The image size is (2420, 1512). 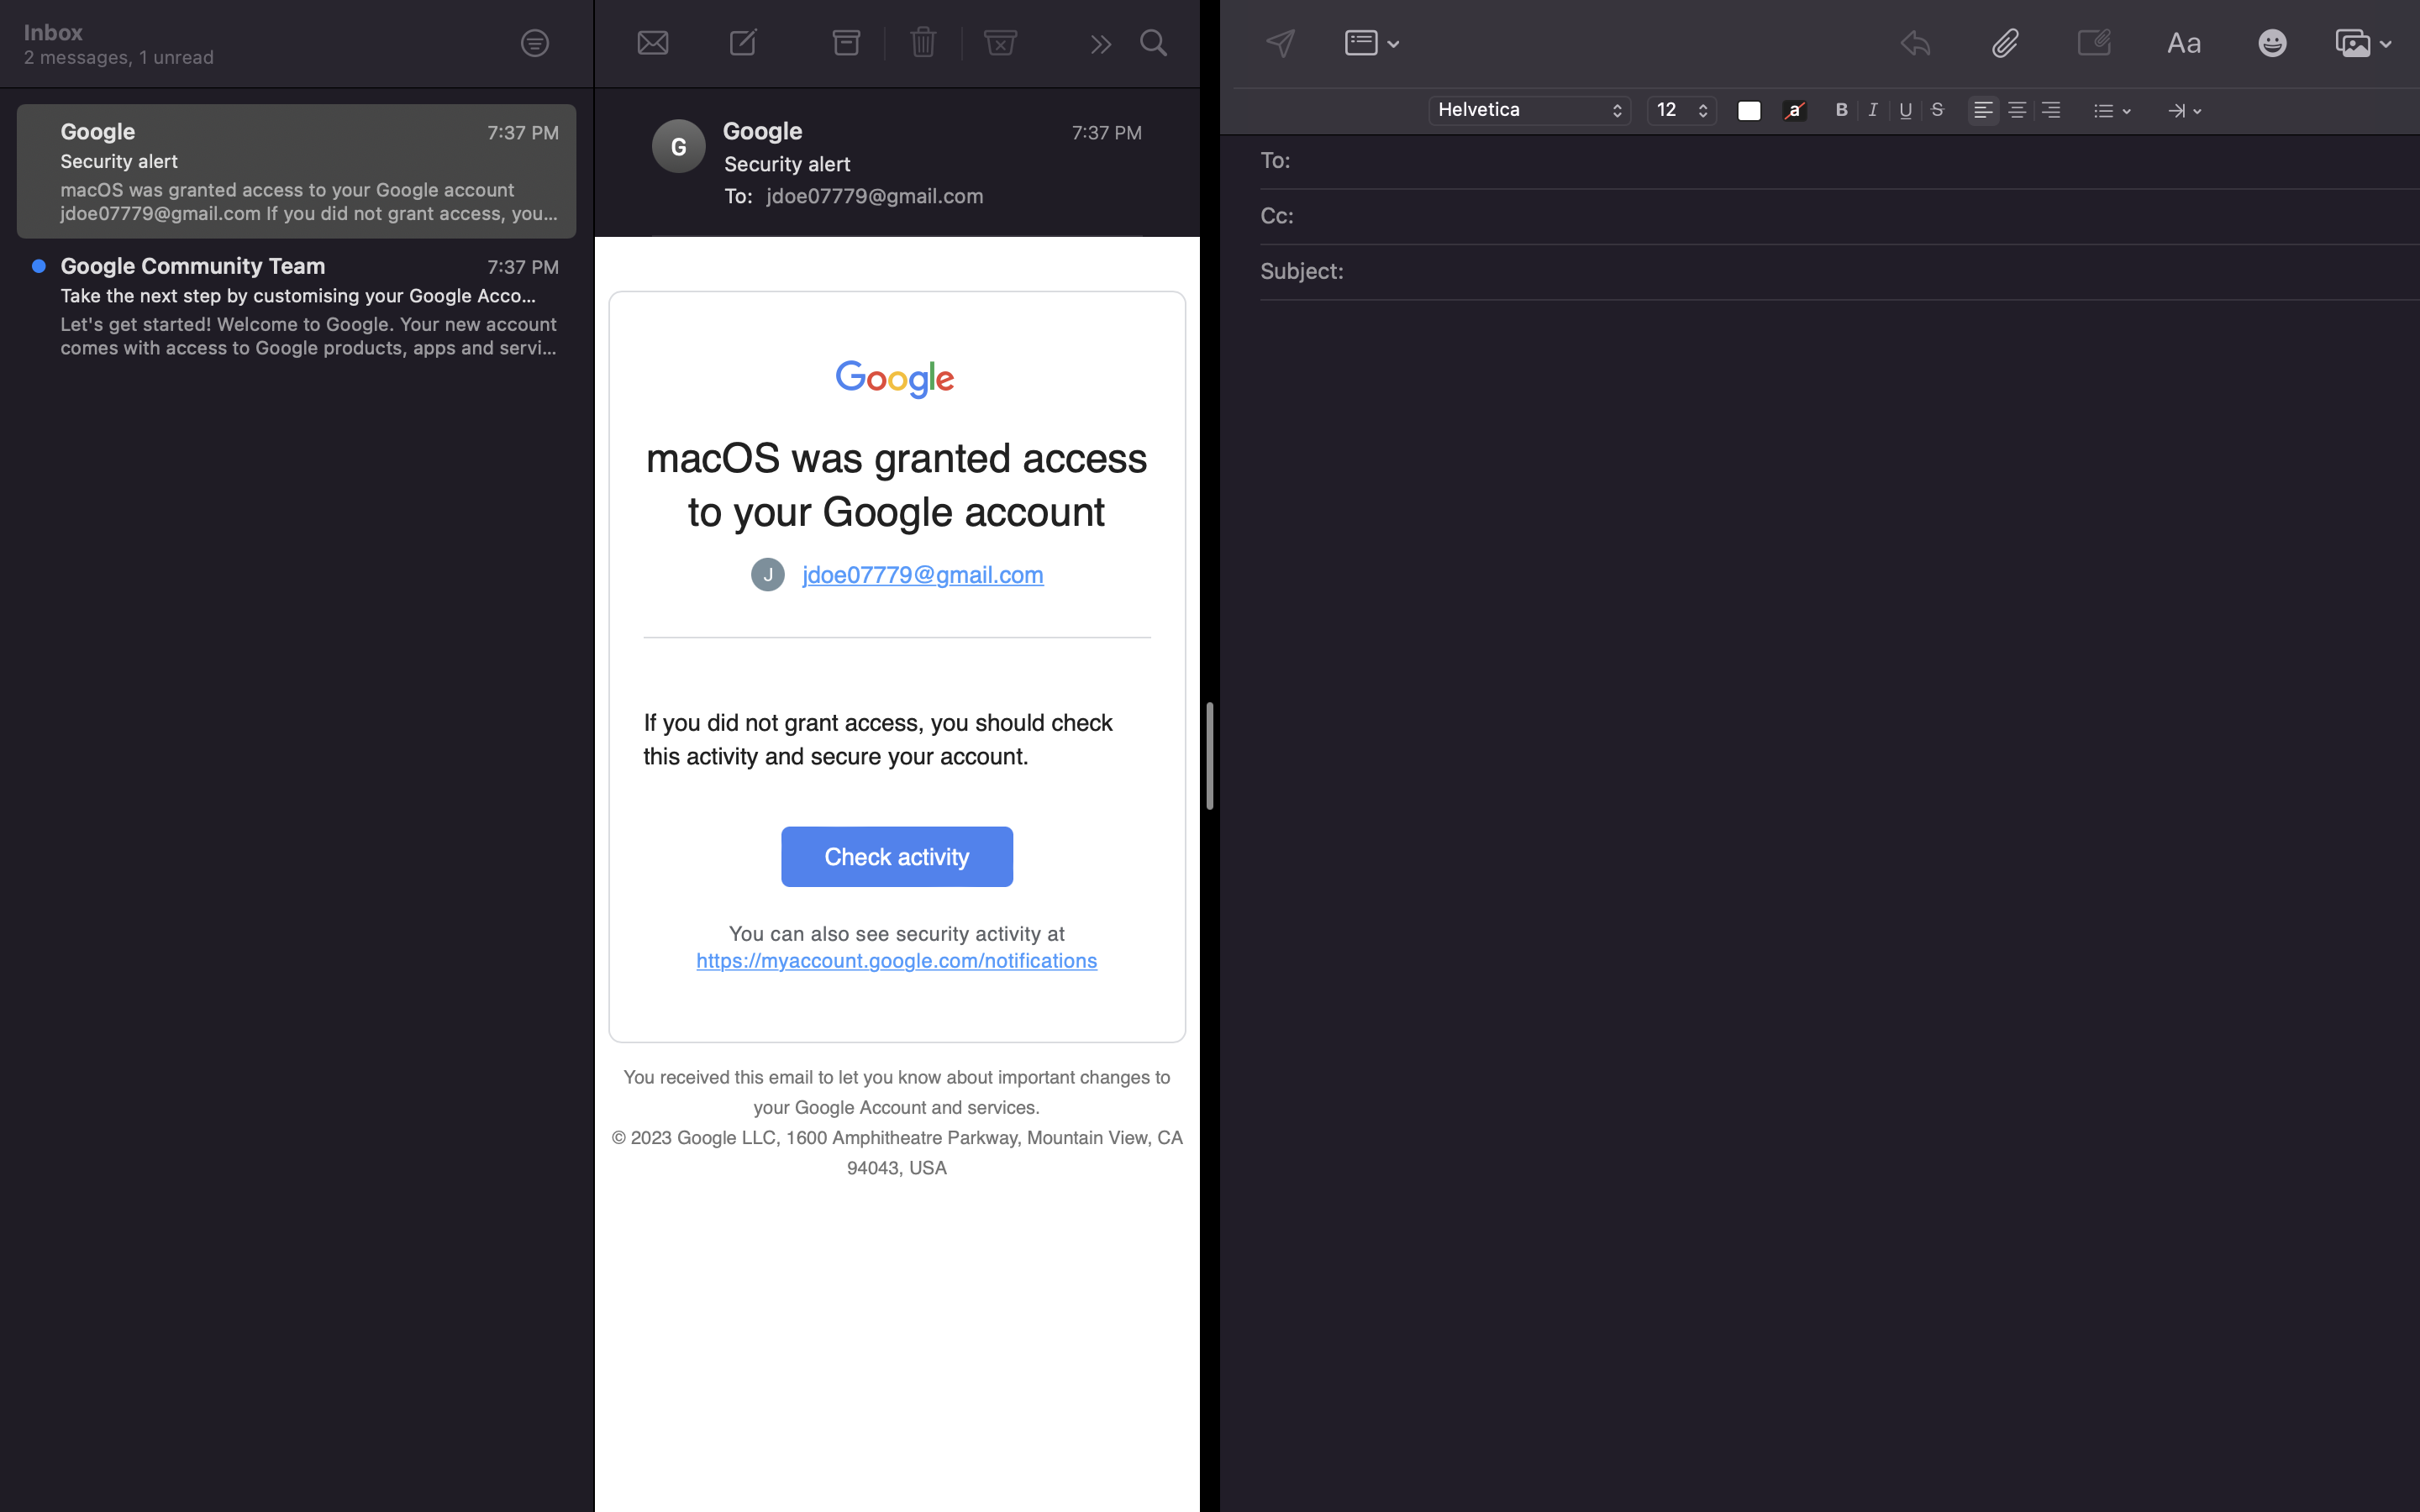 I want to click on Enter "sarah@gmail.com" as the email recipient, so click(x=1854, y=162).